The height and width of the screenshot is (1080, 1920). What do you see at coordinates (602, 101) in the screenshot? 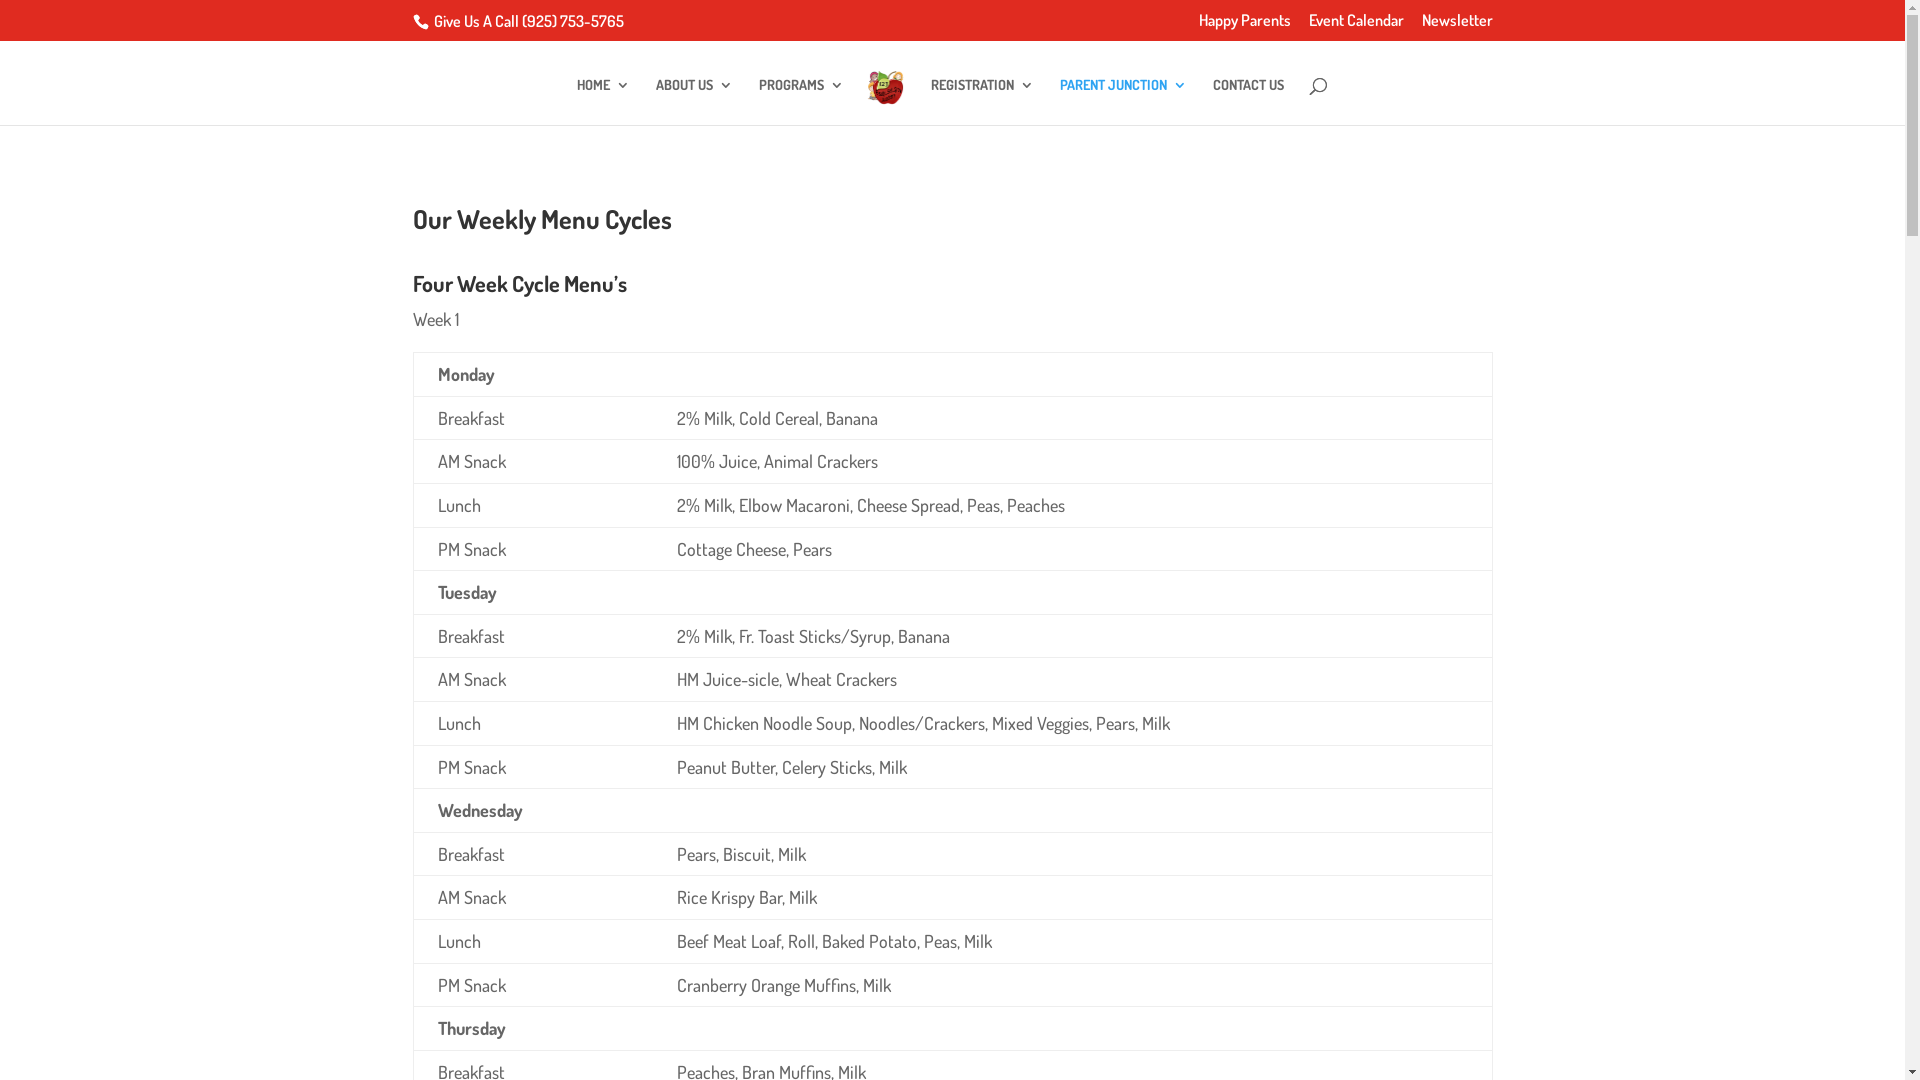
I see `'HOME'` at bounding box center [602, 101].